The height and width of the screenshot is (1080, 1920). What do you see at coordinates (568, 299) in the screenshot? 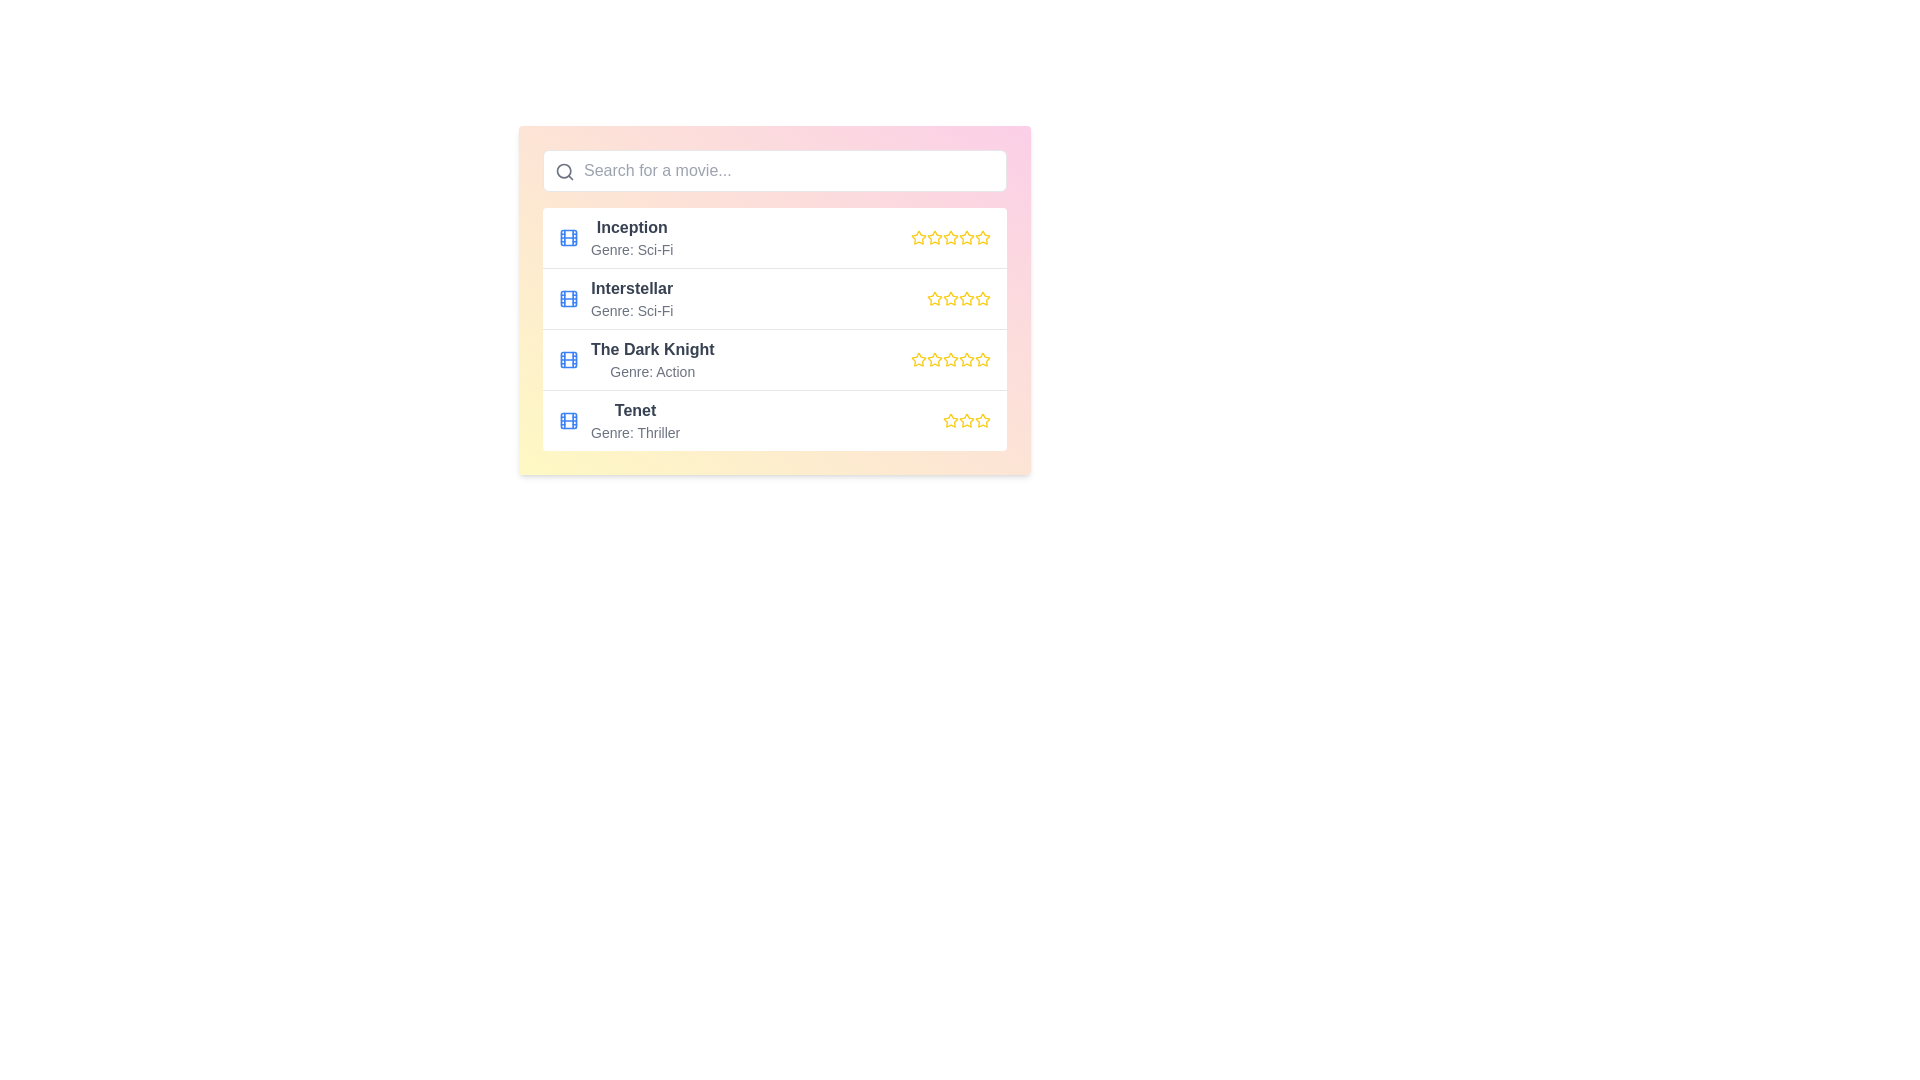
I see `the vibrant blue film reel icon located to the left of the 'Interstellar' movie entry, which precedes the text 'Interstellar' and the subtitle 'Genre: Sci-Fi'` at bounding box center [568, 299].